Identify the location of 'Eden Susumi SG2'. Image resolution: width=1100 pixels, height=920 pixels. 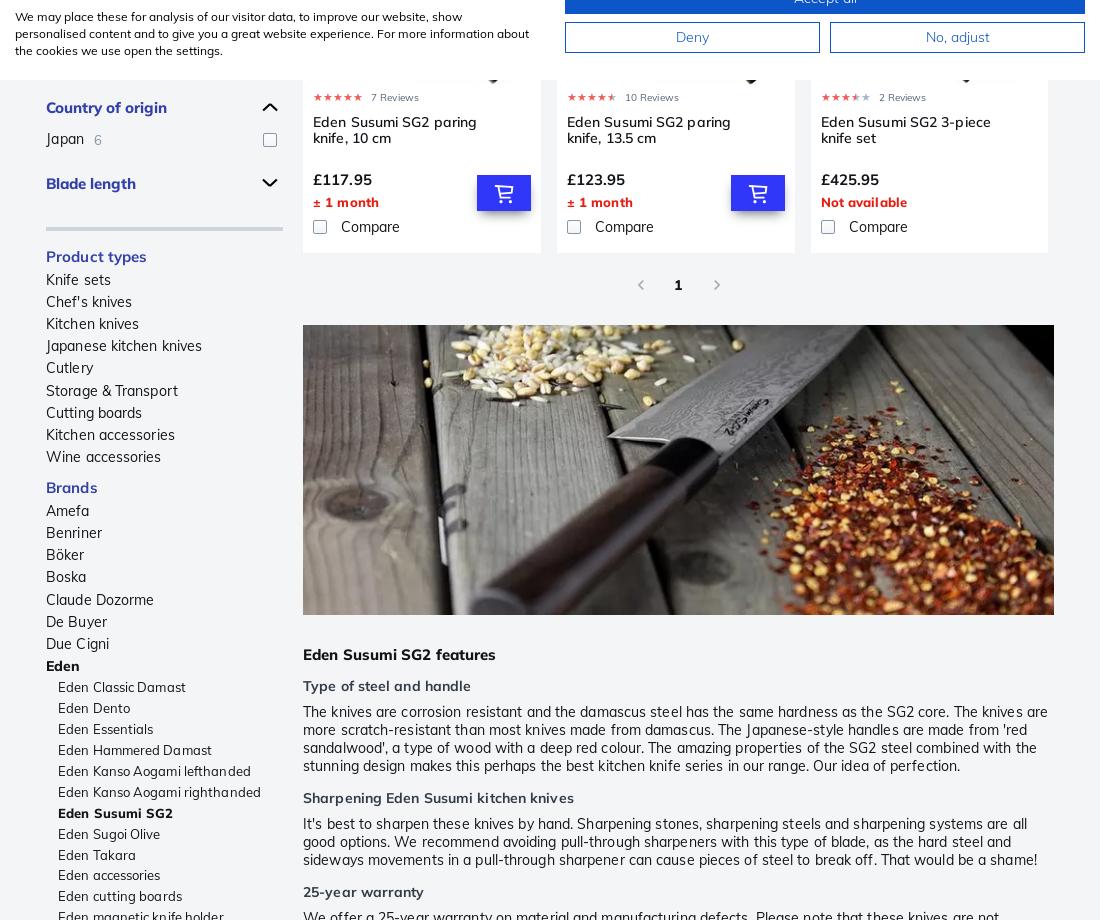
(115, 810).